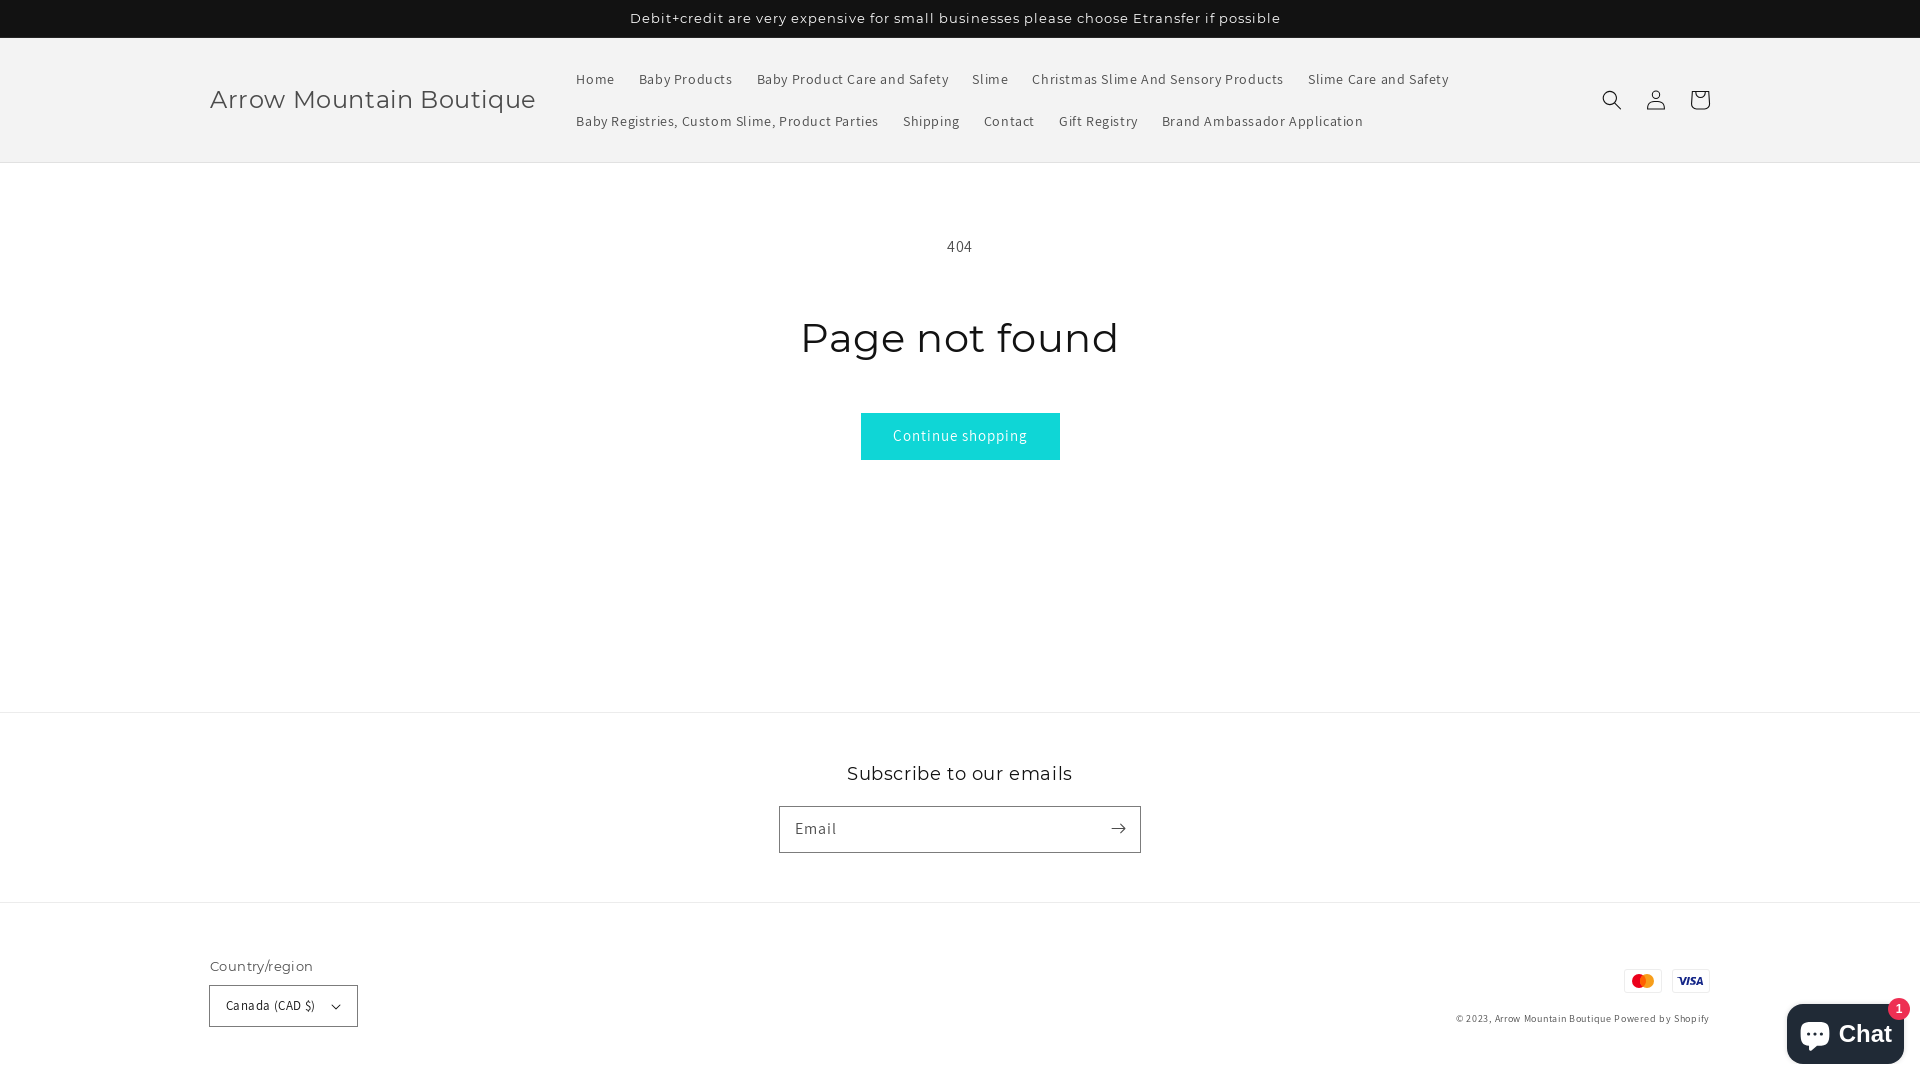  I want to click on 'Slime Care and Safety', so click(1377, 77).